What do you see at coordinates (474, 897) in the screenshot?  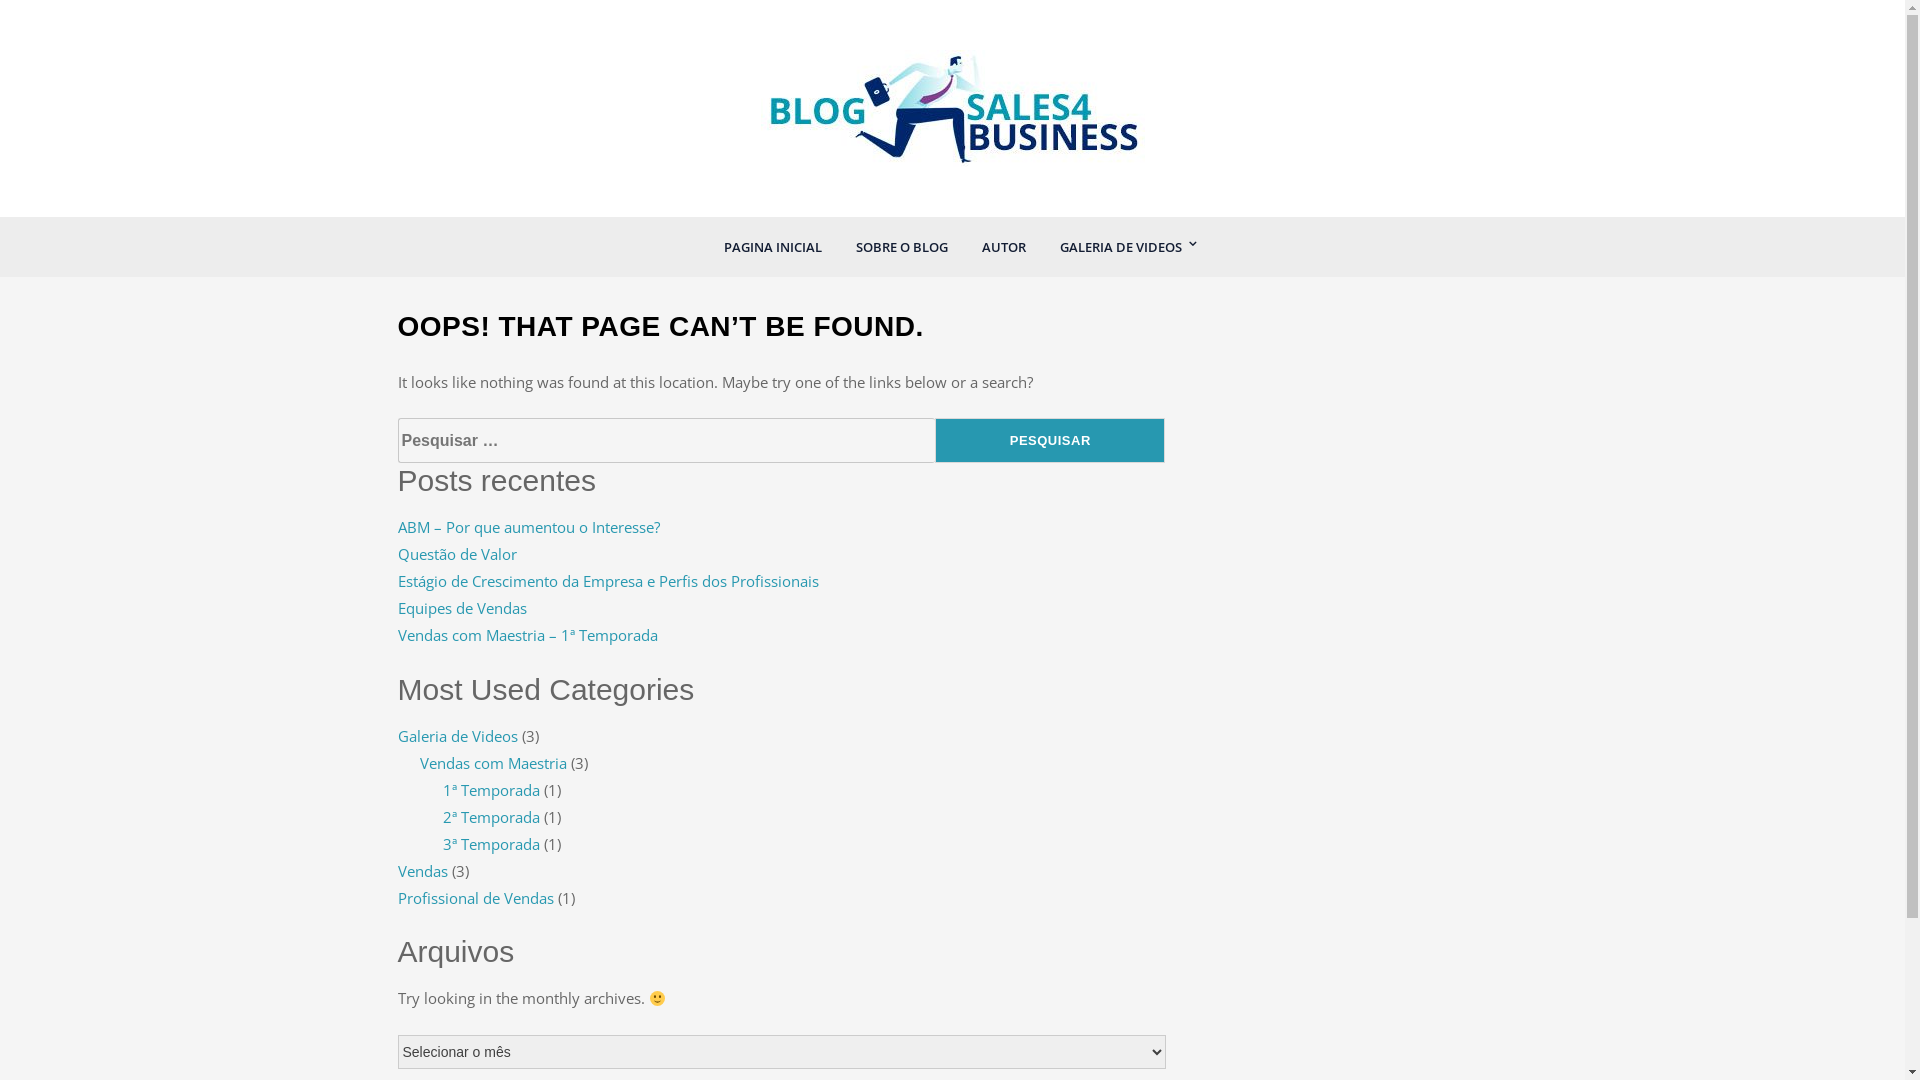 I see `'Profissional de Vendas'` at bounding box center [474, 897].